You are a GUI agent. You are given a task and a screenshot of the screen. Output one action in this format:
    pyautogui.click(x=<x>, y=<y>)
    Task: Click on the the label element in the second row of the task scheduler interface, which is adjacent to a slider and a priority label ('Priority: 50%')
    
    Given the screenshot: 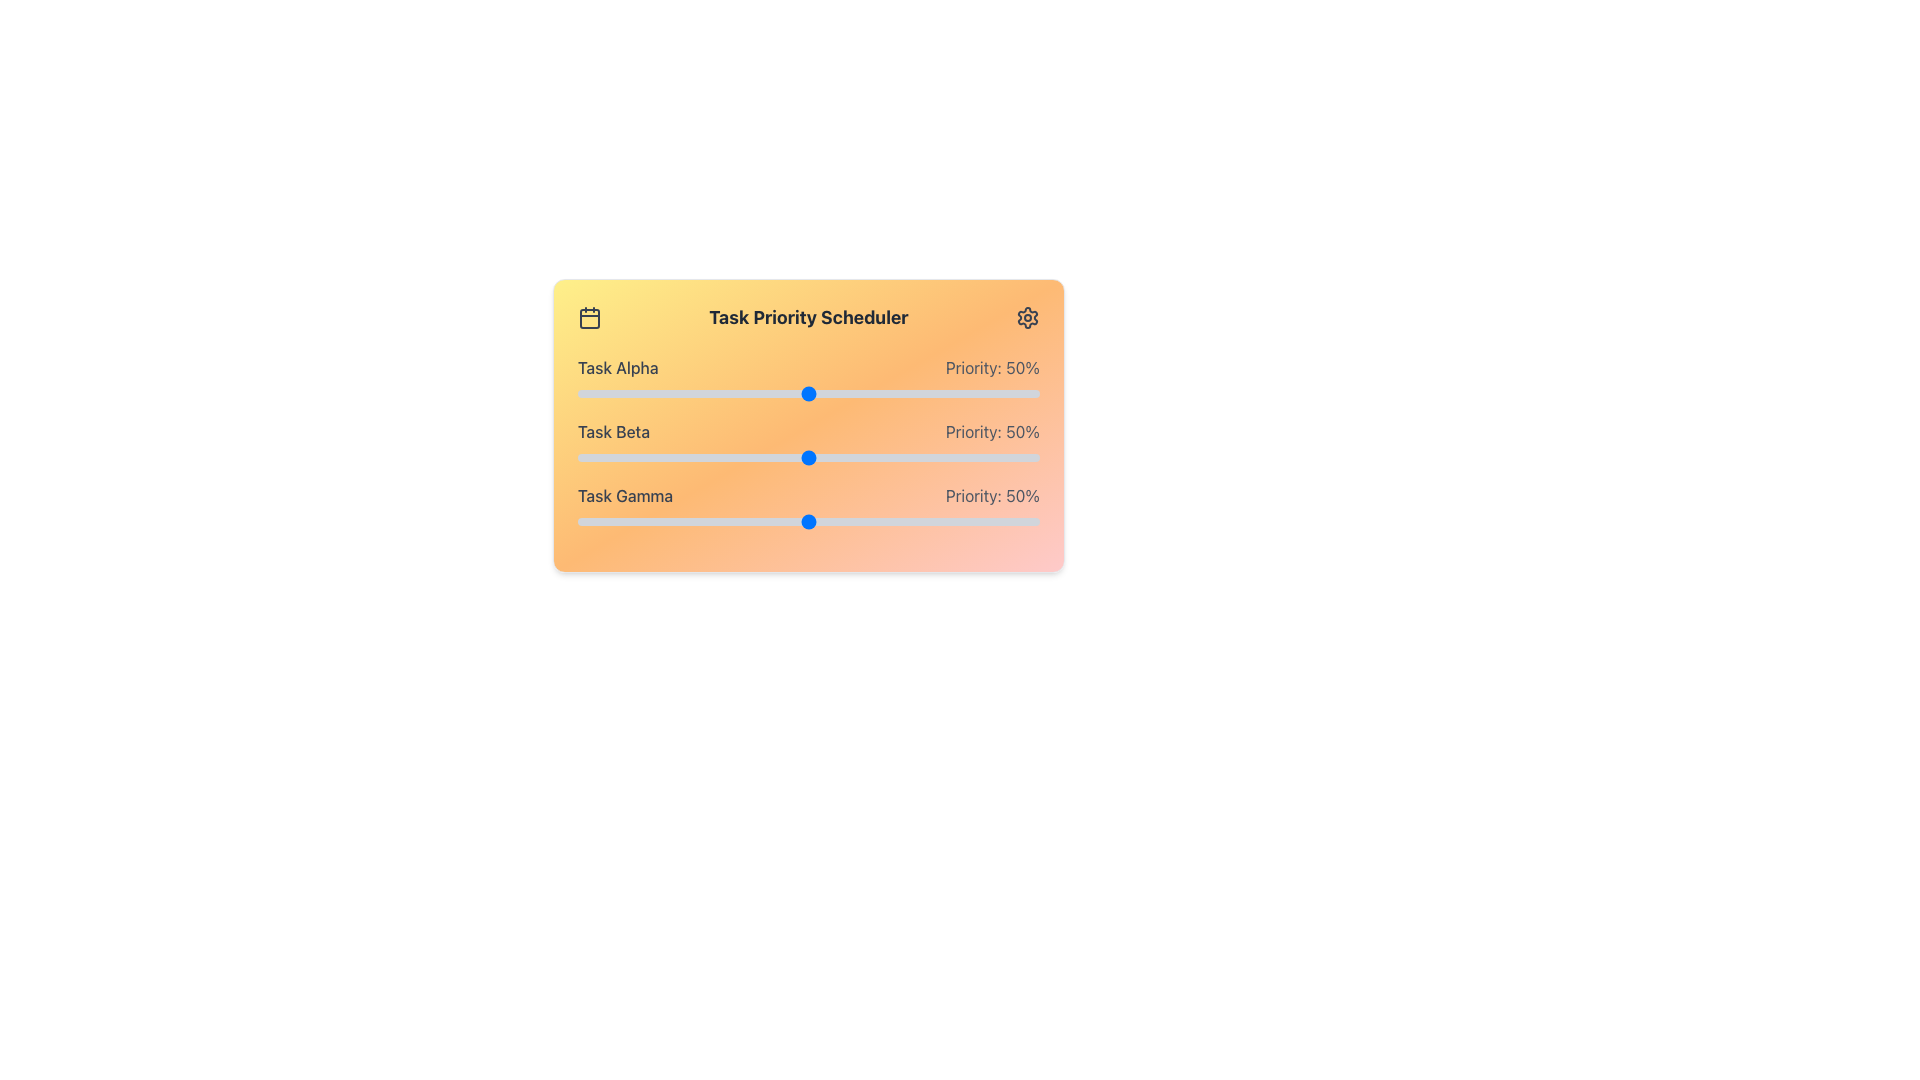 What is the action you would take?
    pyautogui.click(x=613, y=431)
    